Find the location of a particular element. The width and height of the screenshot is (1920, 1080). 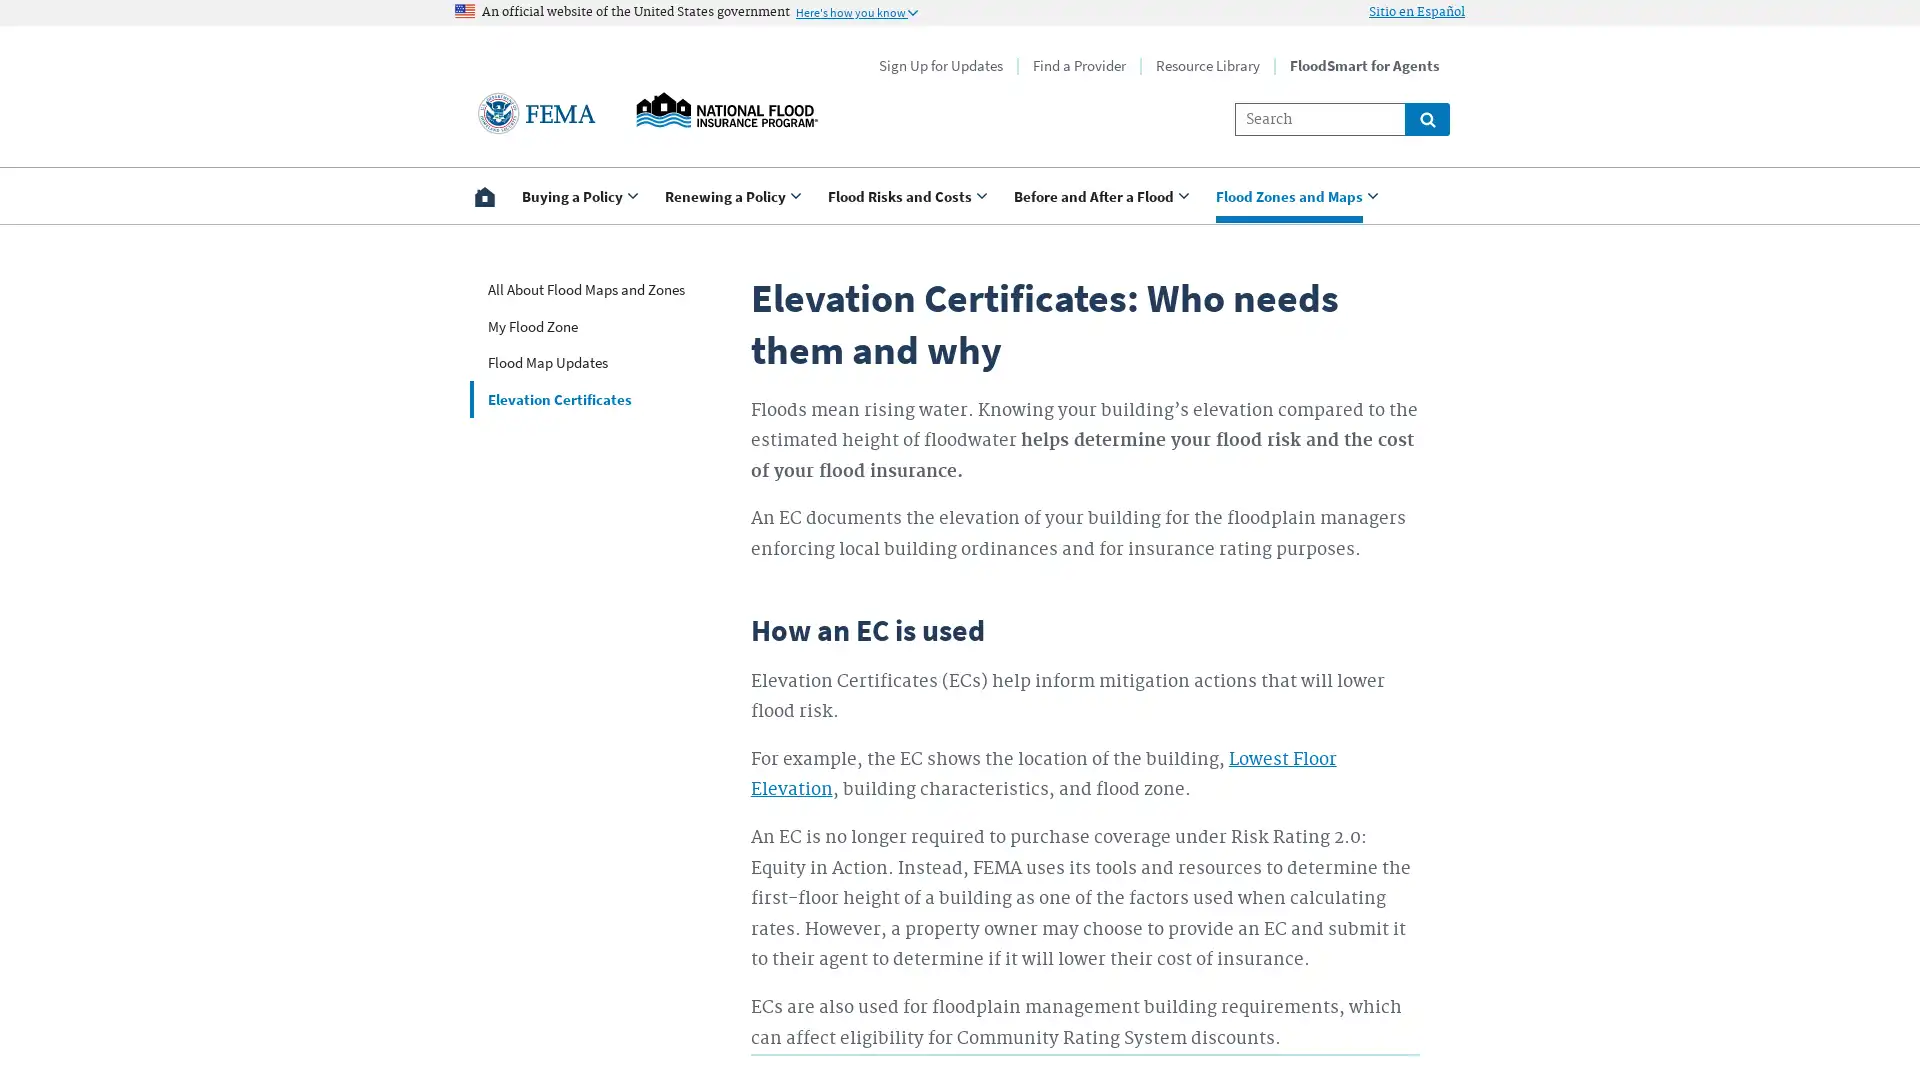

Use <enter> and shift + <enter> to open and close the drop down to sub-menus is located at coordinates (910, 195).